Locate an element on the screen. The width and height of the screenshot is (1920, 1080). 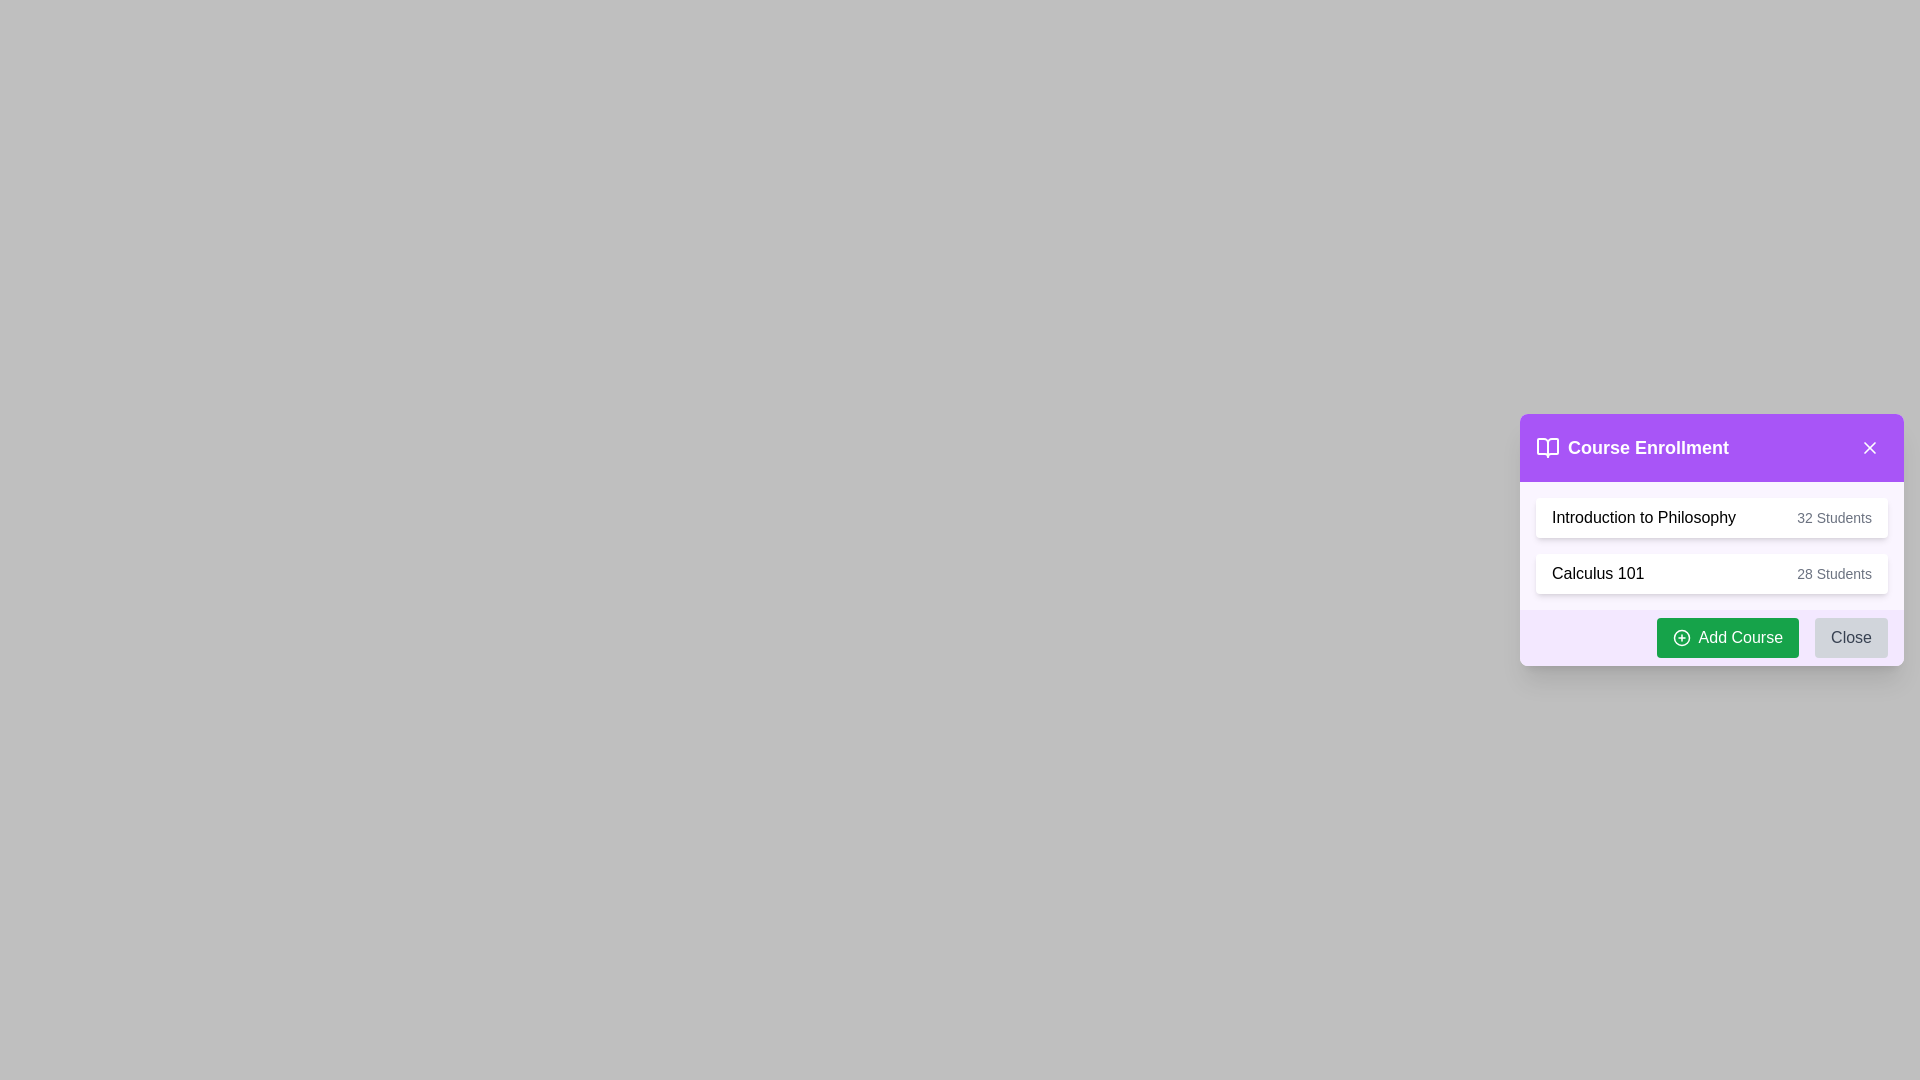
the Text component that serves as a header for the course enrollment panel, which is centrally aligned in the purple header and located to the left of the close icon button is located at coordinates (1632, 446).